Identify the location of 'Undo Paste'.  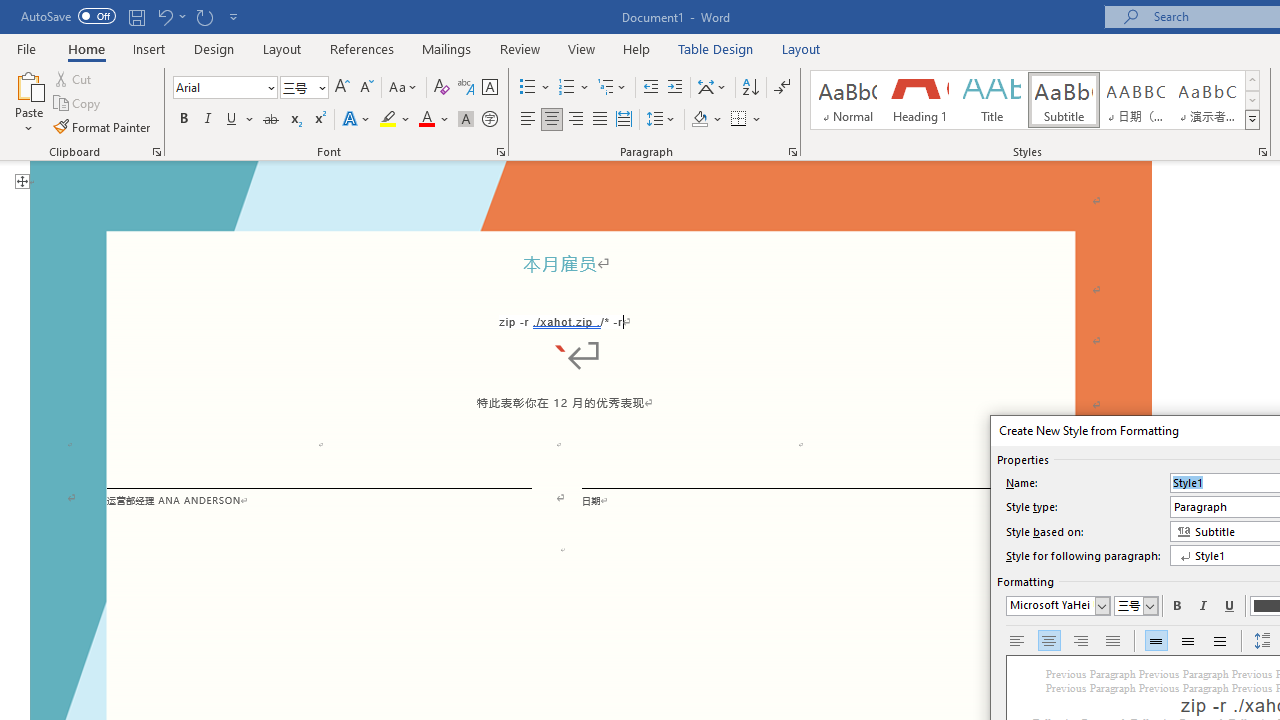
(170, 16).